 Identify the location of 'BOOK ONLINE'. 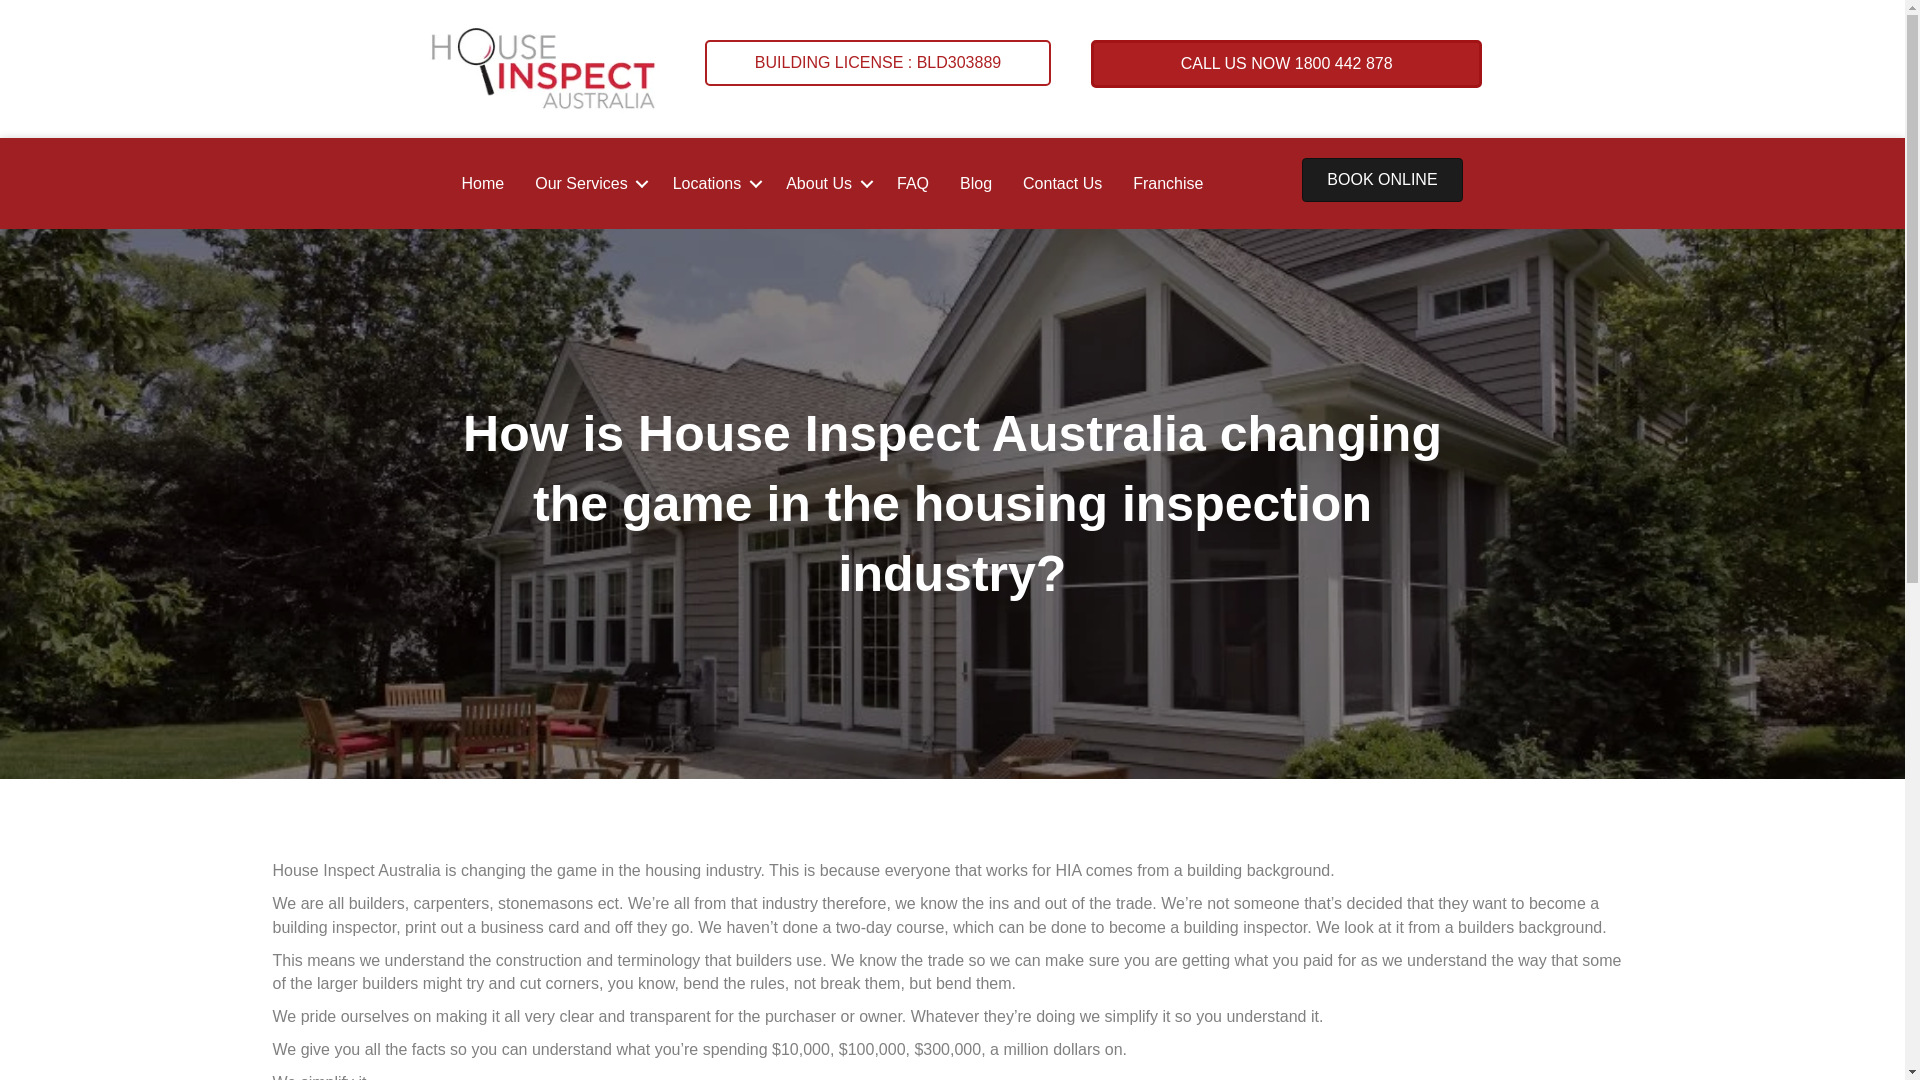
(1381, 180).